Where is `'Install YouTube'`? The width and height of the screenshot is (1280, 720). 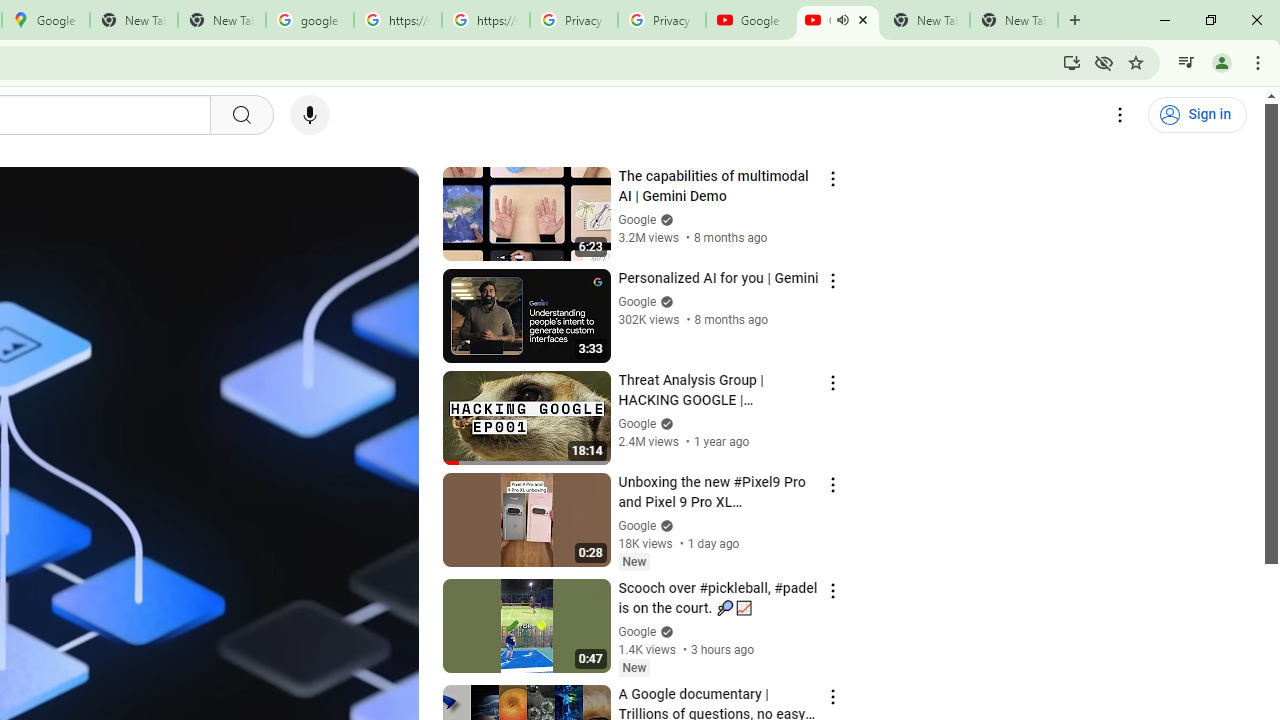 'Install YouTube' is located at coordinates (1071, 61).